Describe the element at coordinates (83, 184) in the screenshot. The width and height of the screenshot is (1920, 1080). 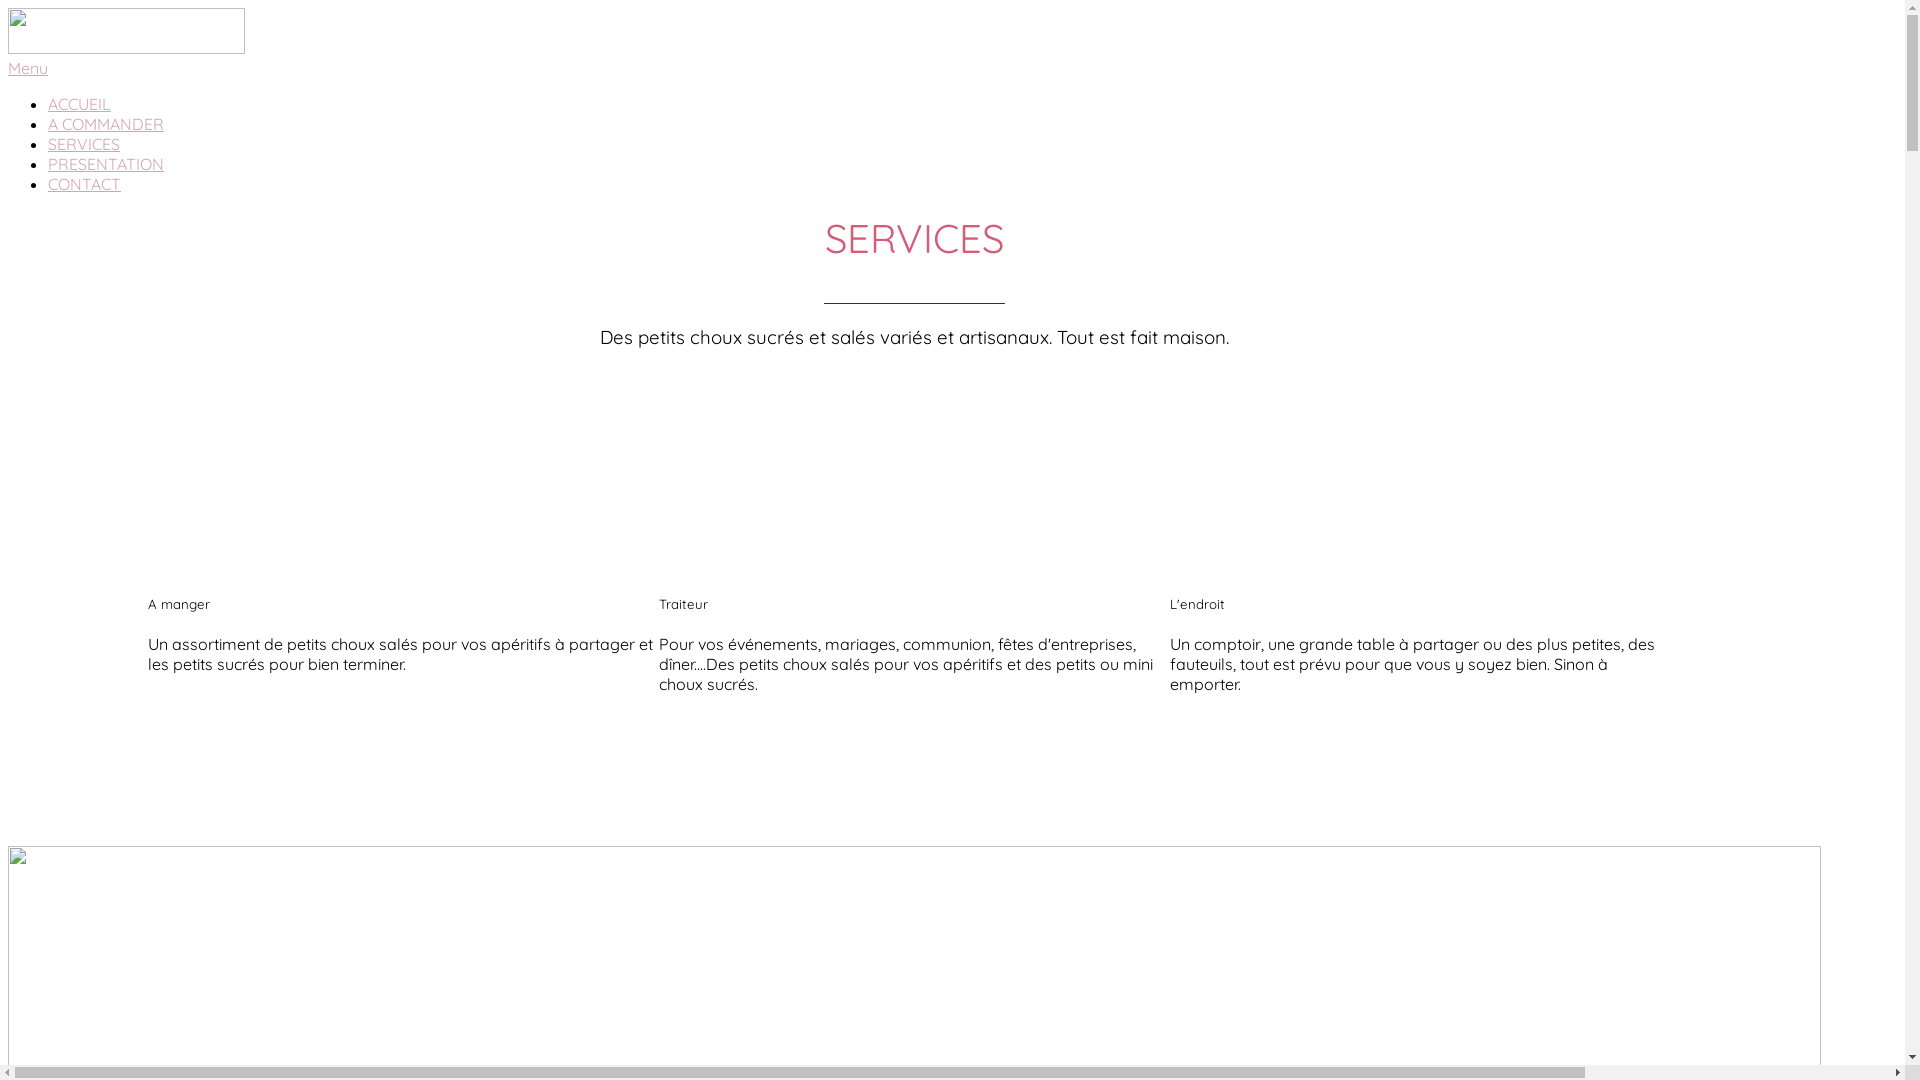
I see `'CONTACT'` at that location.